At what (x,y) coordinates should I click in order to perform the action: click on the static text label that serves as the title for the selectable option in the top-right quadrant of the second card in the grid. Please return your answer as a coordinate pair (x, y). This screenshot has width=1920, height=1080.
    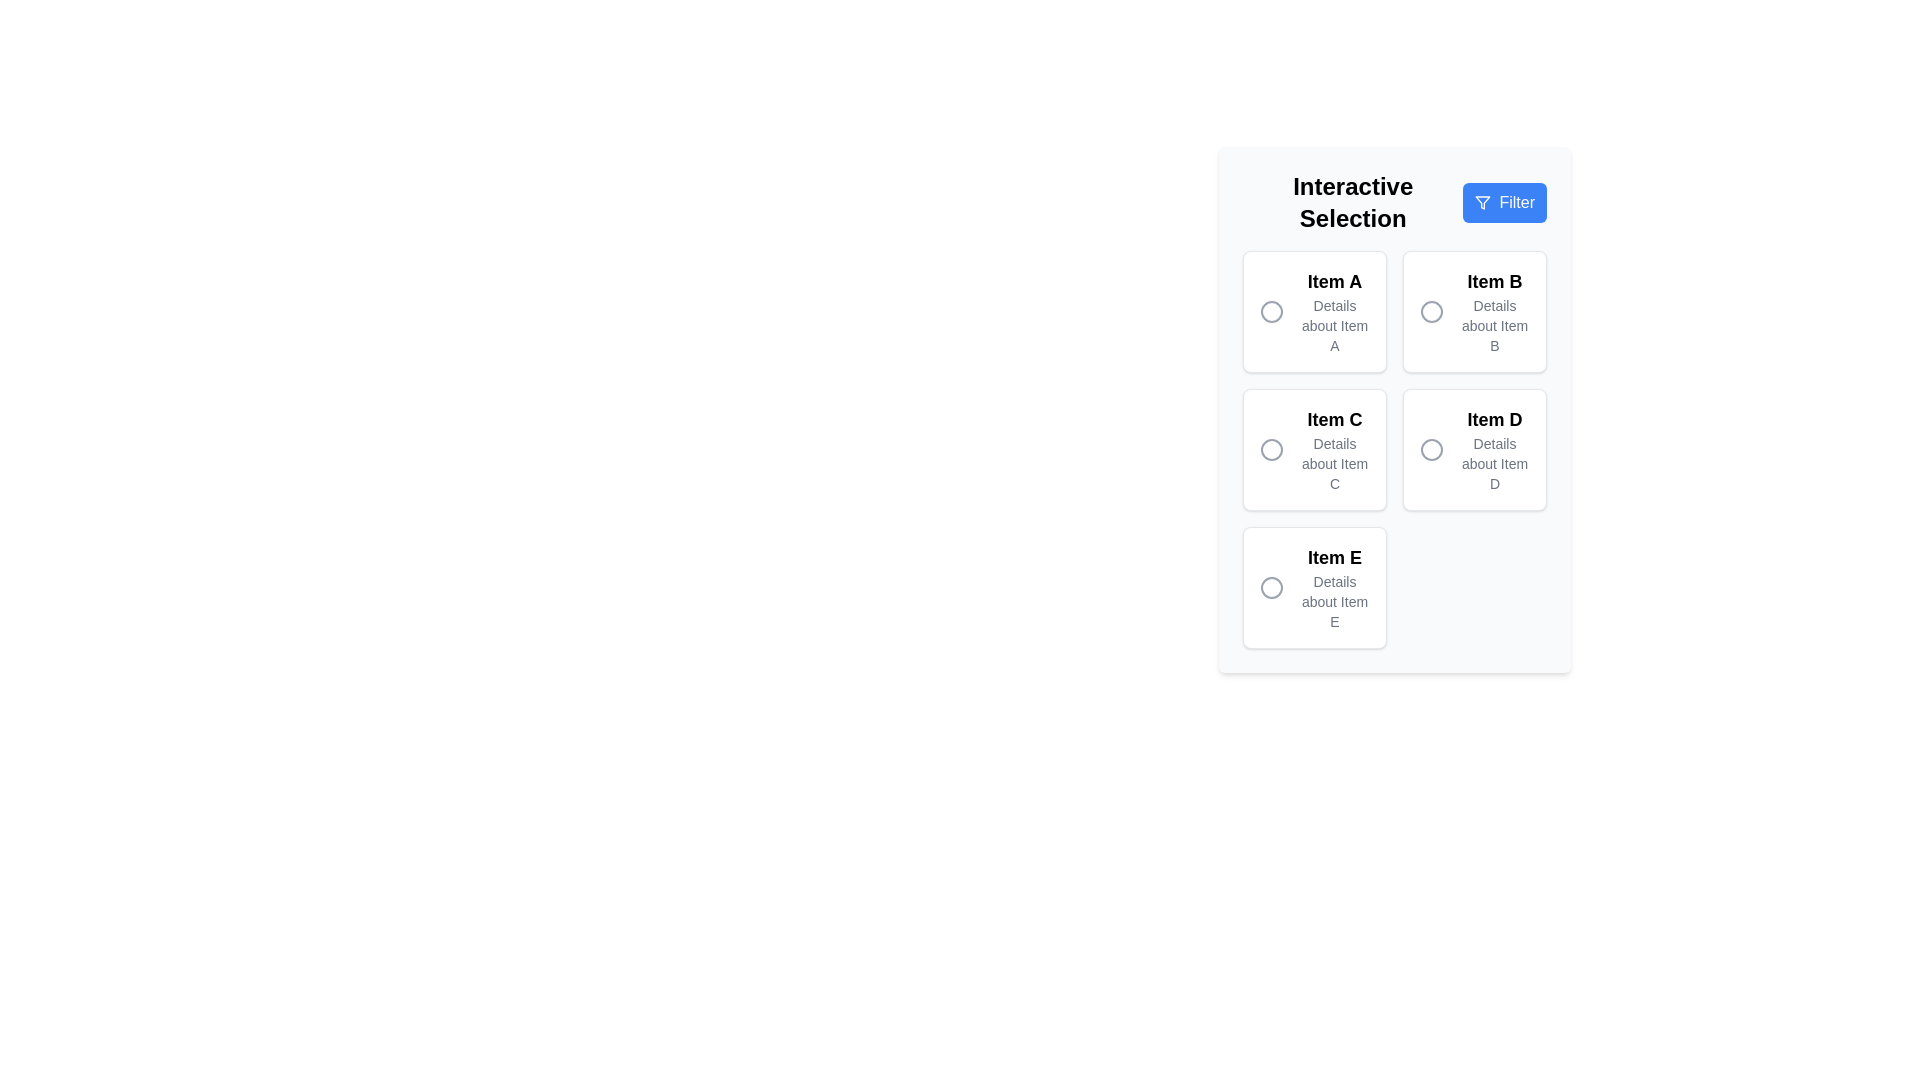
    Looking at the image, I should click on (1494, 281).